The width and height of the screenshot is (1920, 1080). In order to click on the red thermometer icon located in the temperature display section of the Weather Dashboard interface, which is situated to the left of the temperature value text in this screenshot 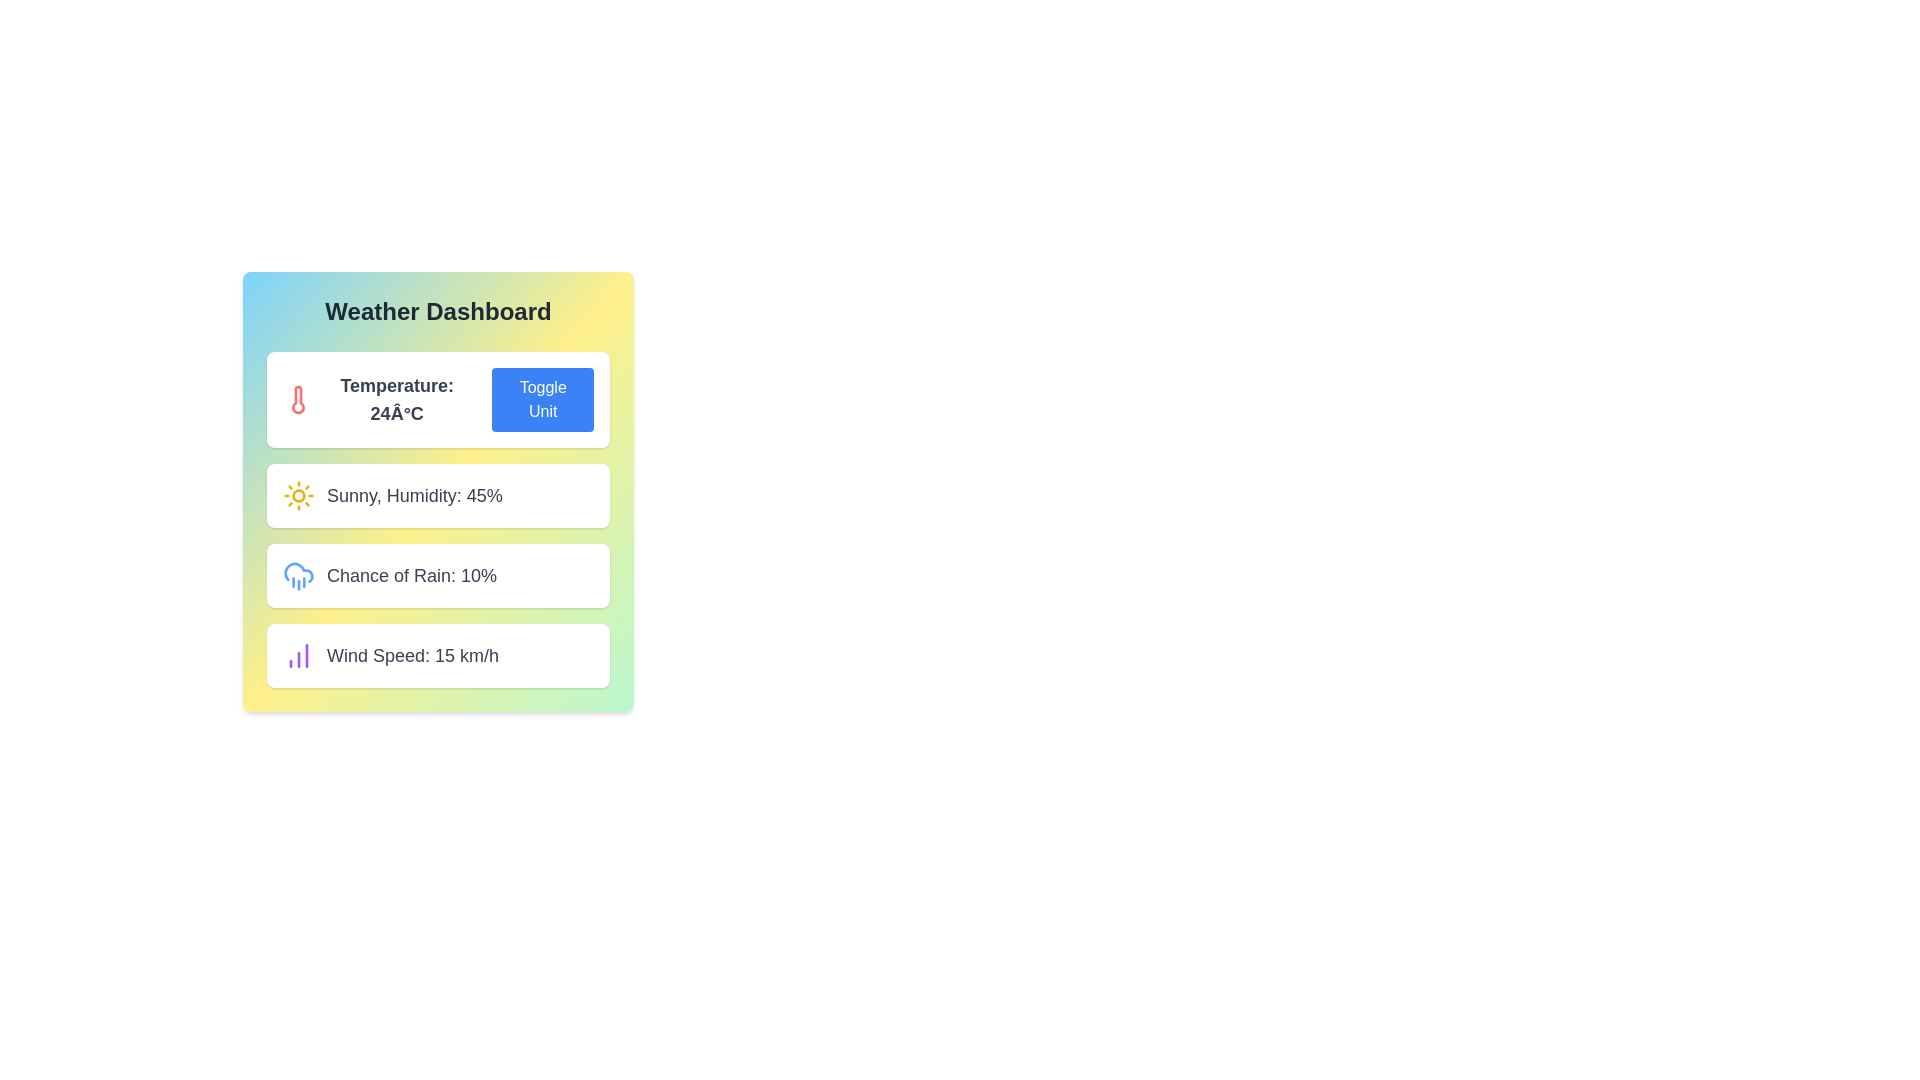, I will do `click(297, 400)`.